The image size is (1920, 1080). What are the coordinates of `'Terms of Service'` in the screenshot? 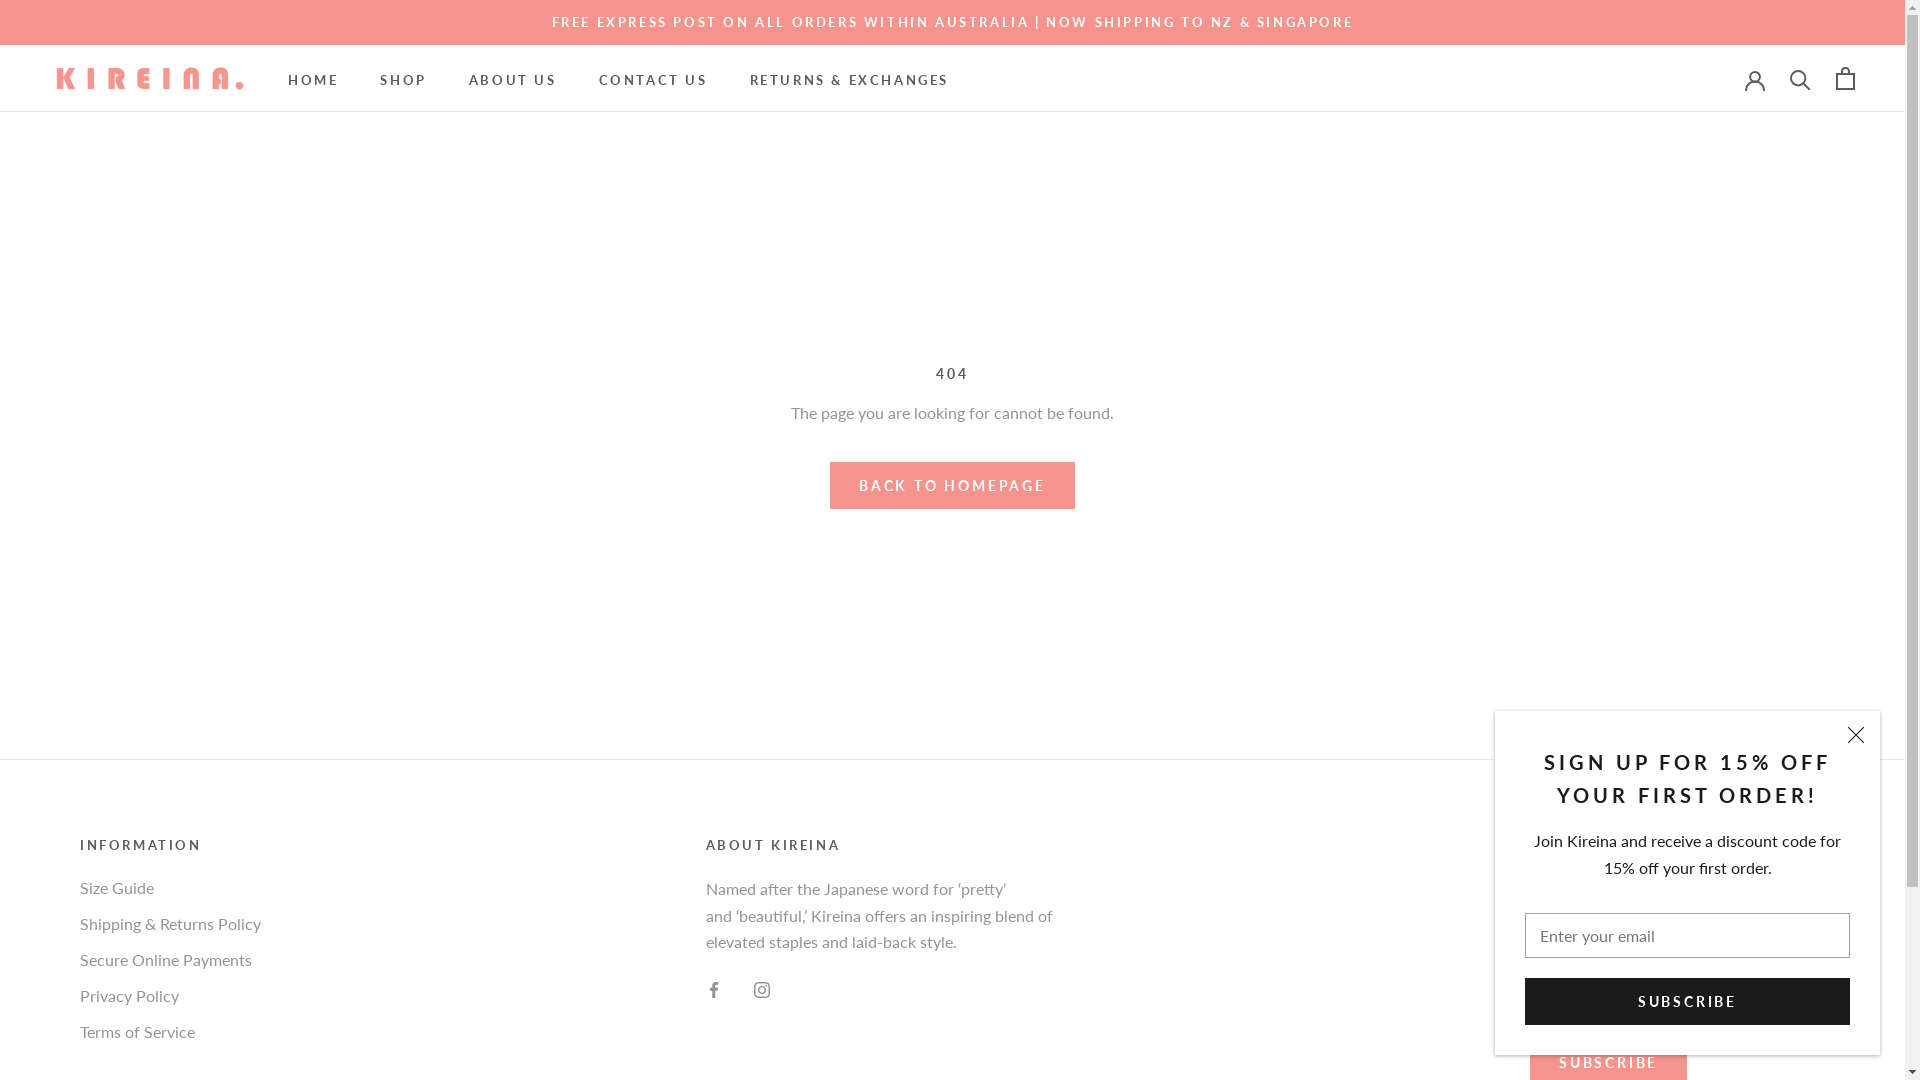 It's located at (170, 1032).